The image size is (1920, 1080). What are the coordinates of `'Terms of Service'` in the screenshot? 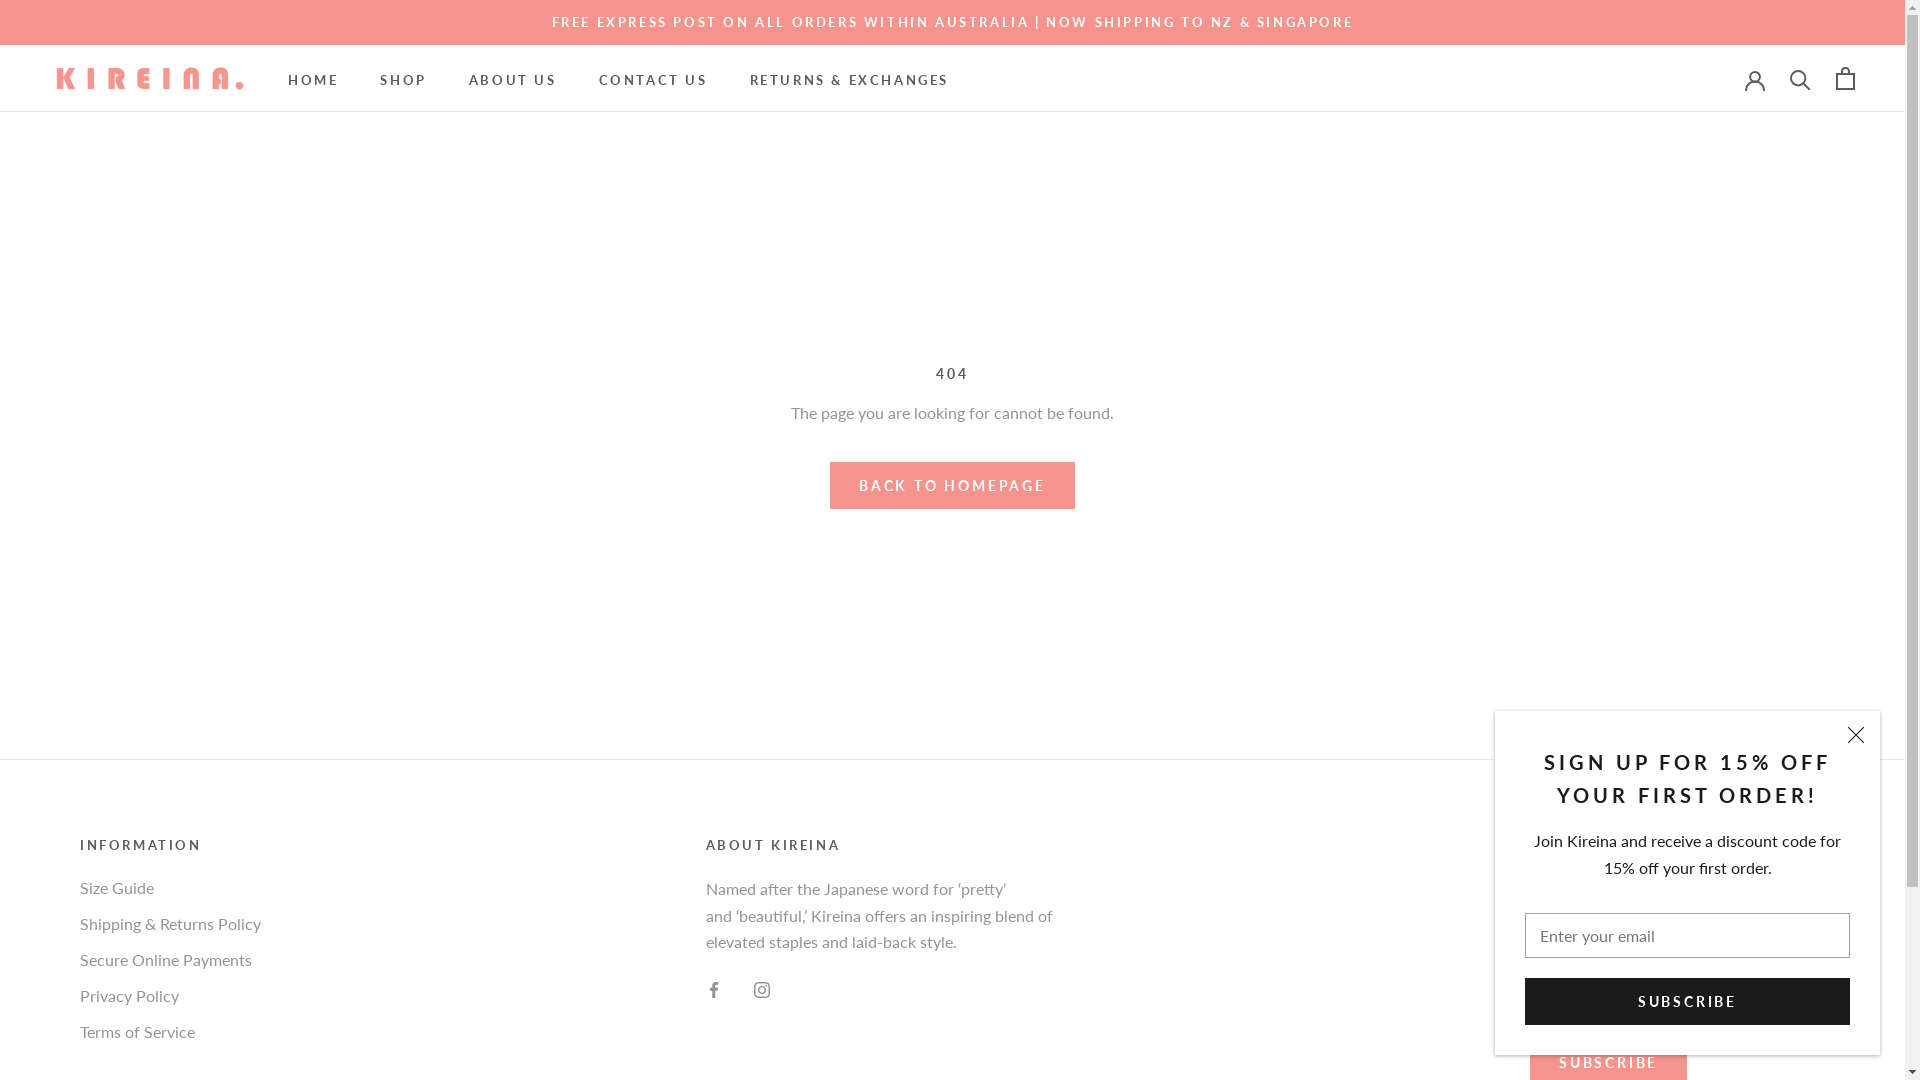 It's located at (170, 1032).